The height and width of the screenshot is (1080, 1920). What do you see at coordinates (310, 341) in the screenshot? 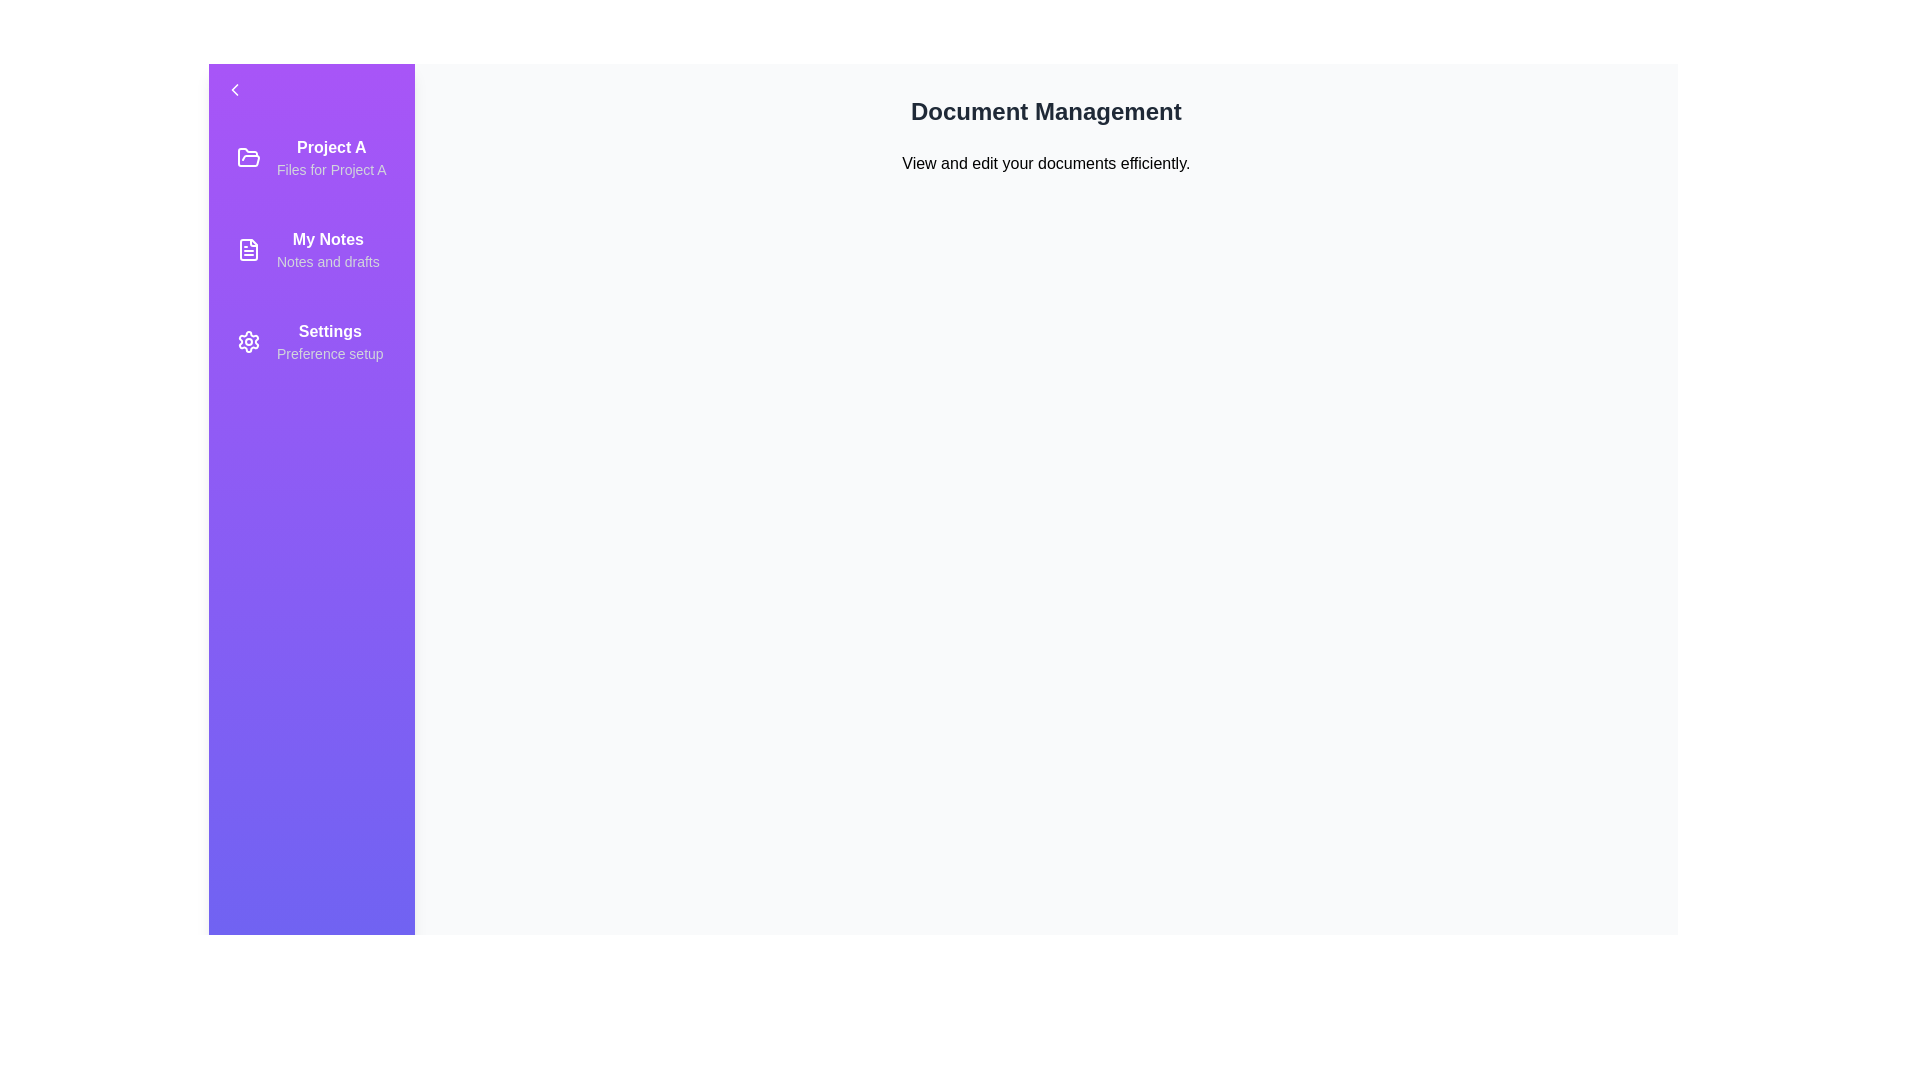
I see `the item Settings from the list in the drawer` at bounding box center [310, 341].